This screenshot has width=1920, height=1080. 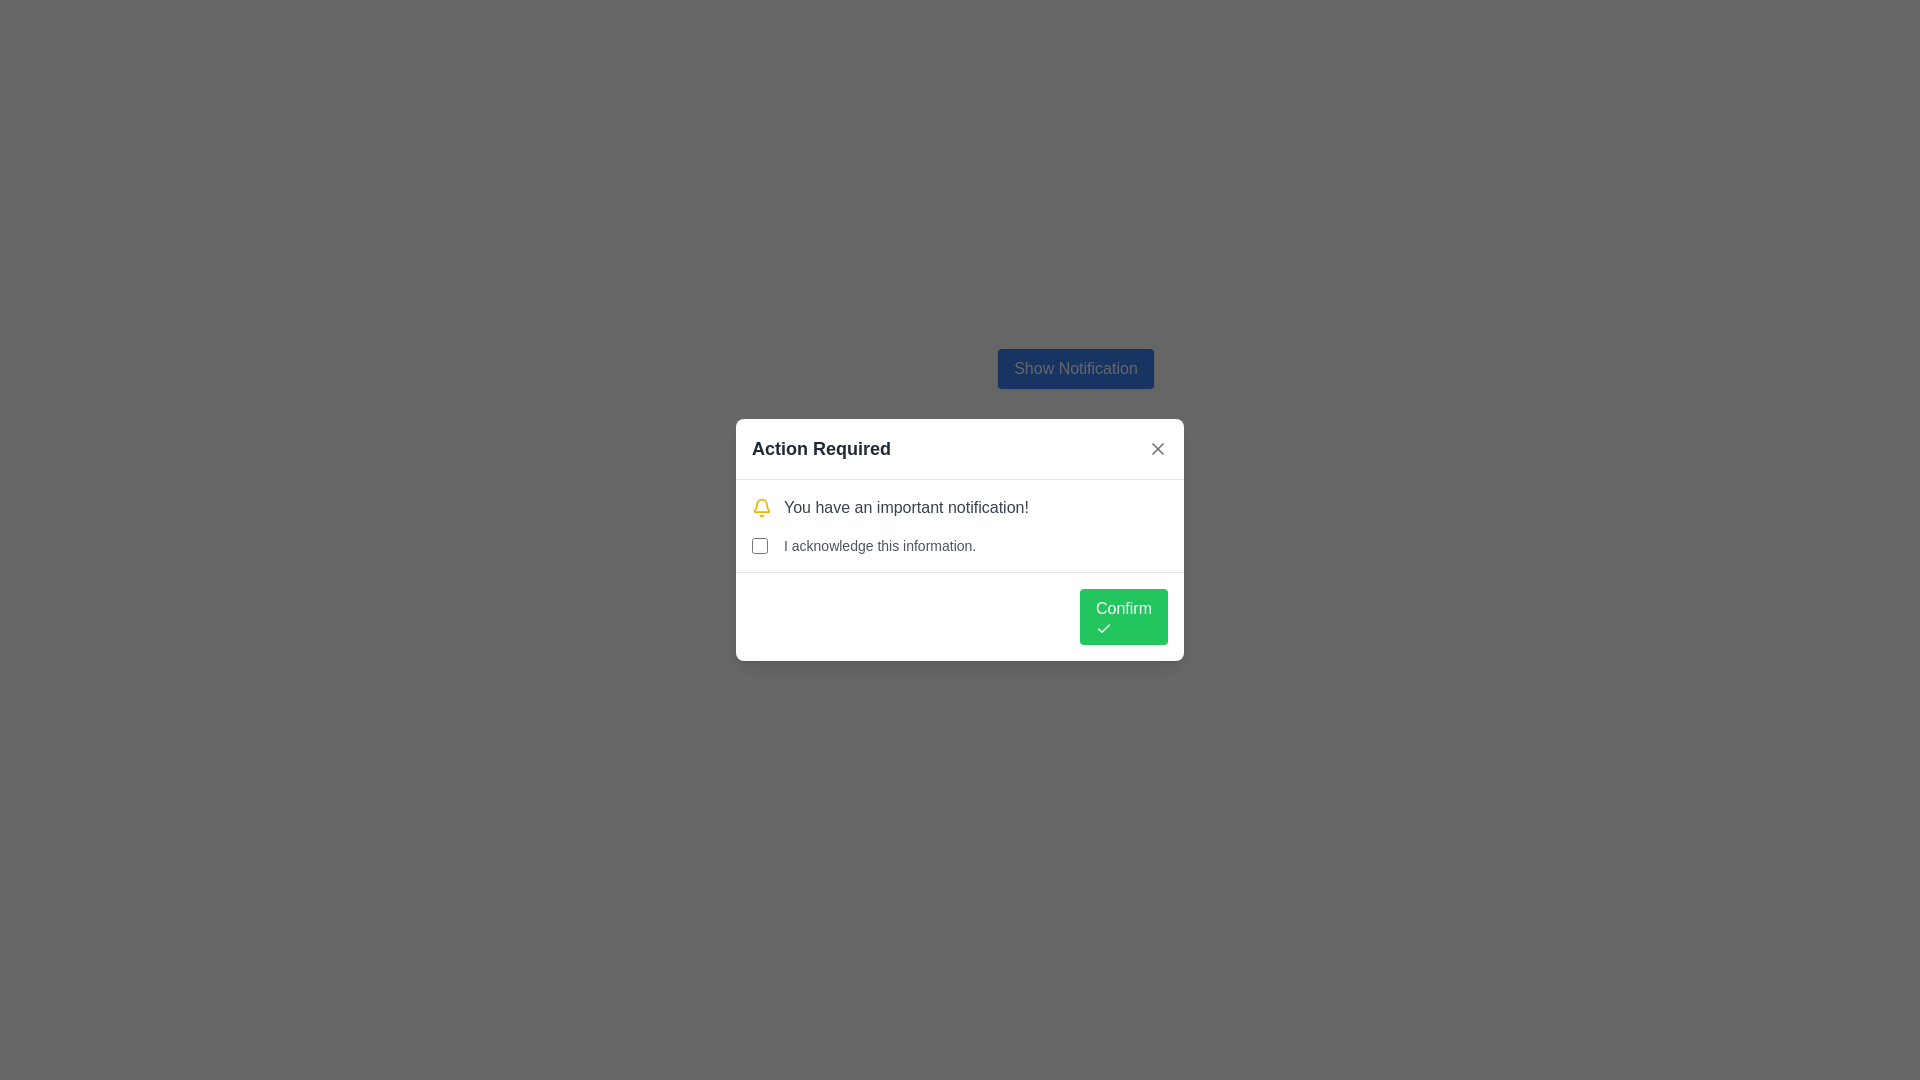 What do you see at coordinates (1123, 616) in the screenshot?
I see `the green 'Confirm' button located in the bottom-right corner of the 'Action Required' dialog box to trigger the hover effect` at bounding box center [1123, 616].